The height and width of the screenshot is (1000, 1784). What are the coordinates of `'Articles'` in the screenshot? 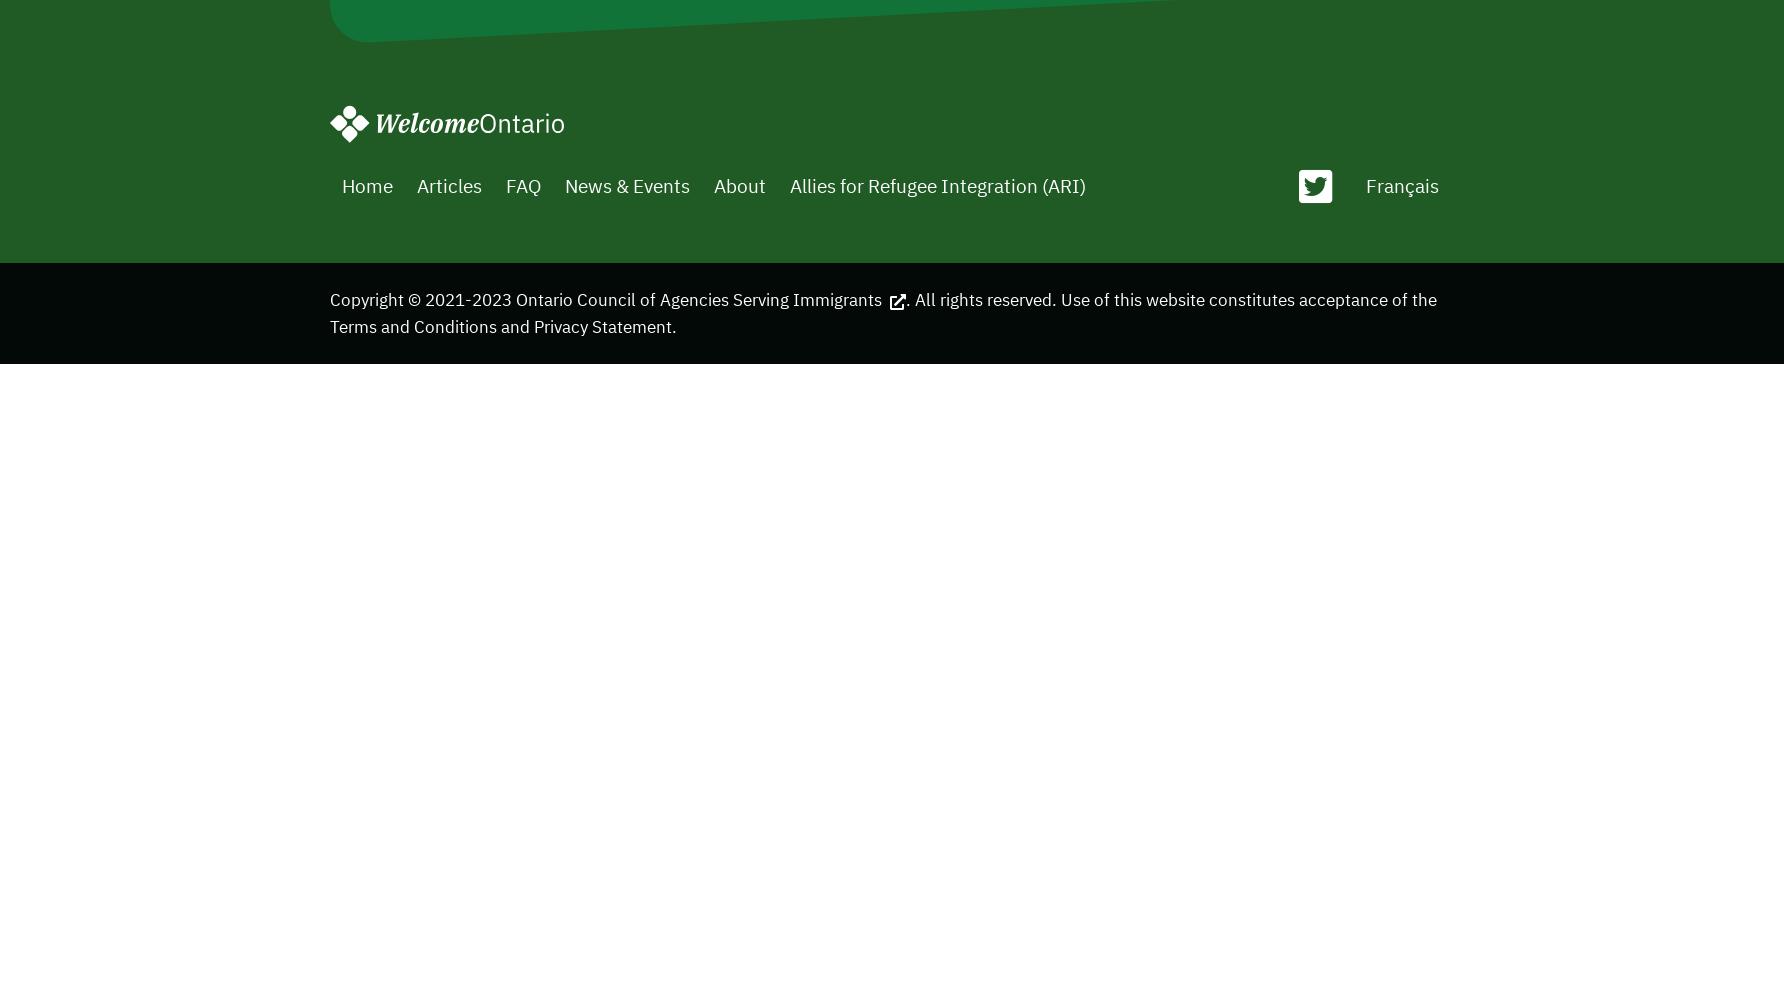 It's located at (448, 184).